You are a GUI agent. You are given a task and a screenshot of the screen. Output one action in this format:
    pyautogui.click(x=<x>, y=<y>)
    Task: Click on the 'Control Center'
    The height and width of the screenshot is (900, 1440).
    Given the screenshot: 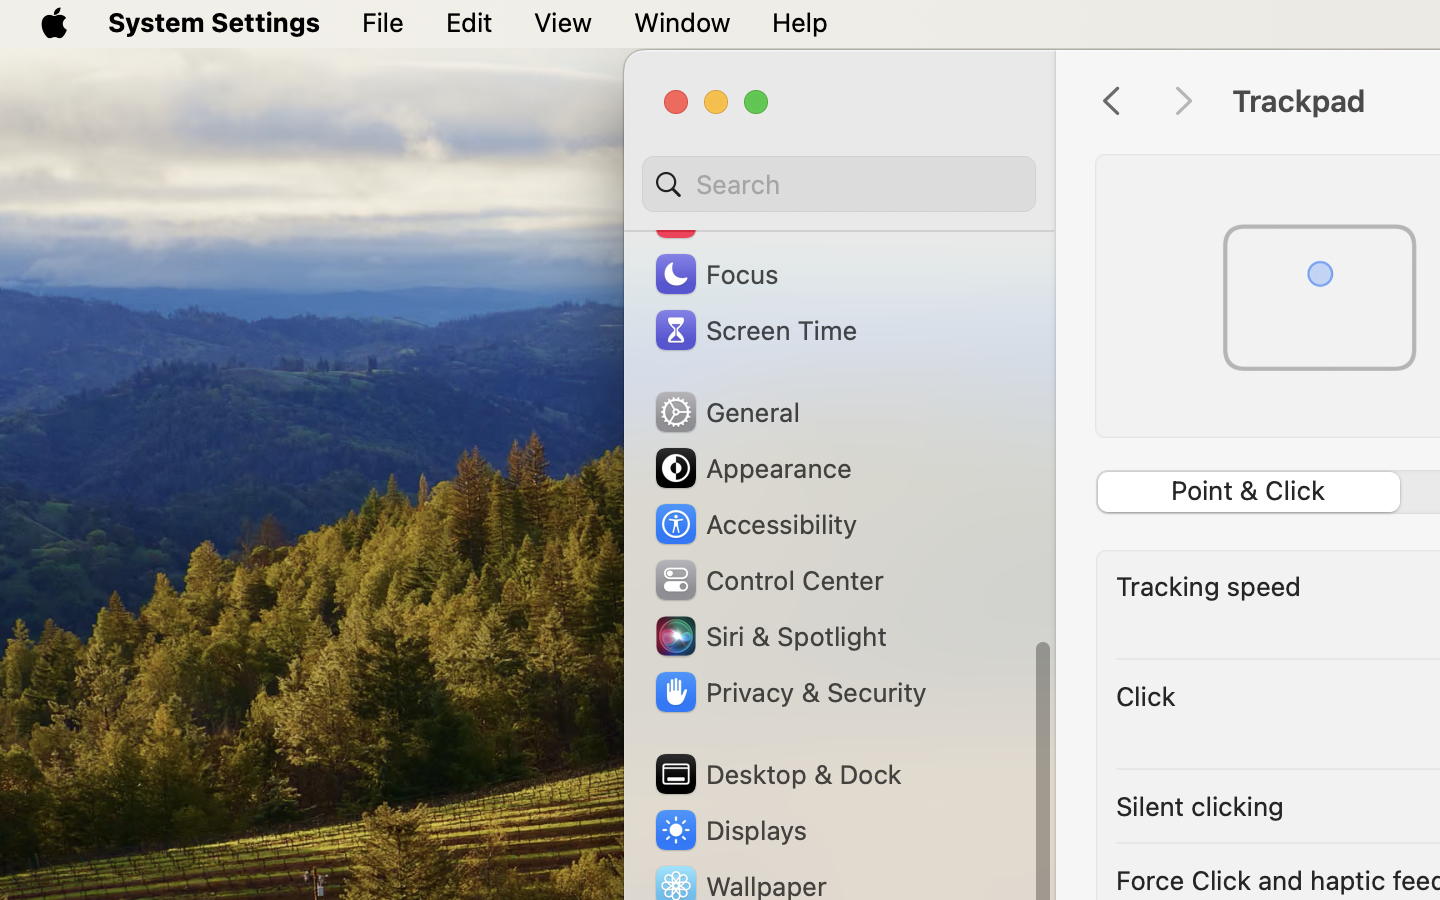 What is the action you would take?
    pyautogui.click(x=766, y=579)
    